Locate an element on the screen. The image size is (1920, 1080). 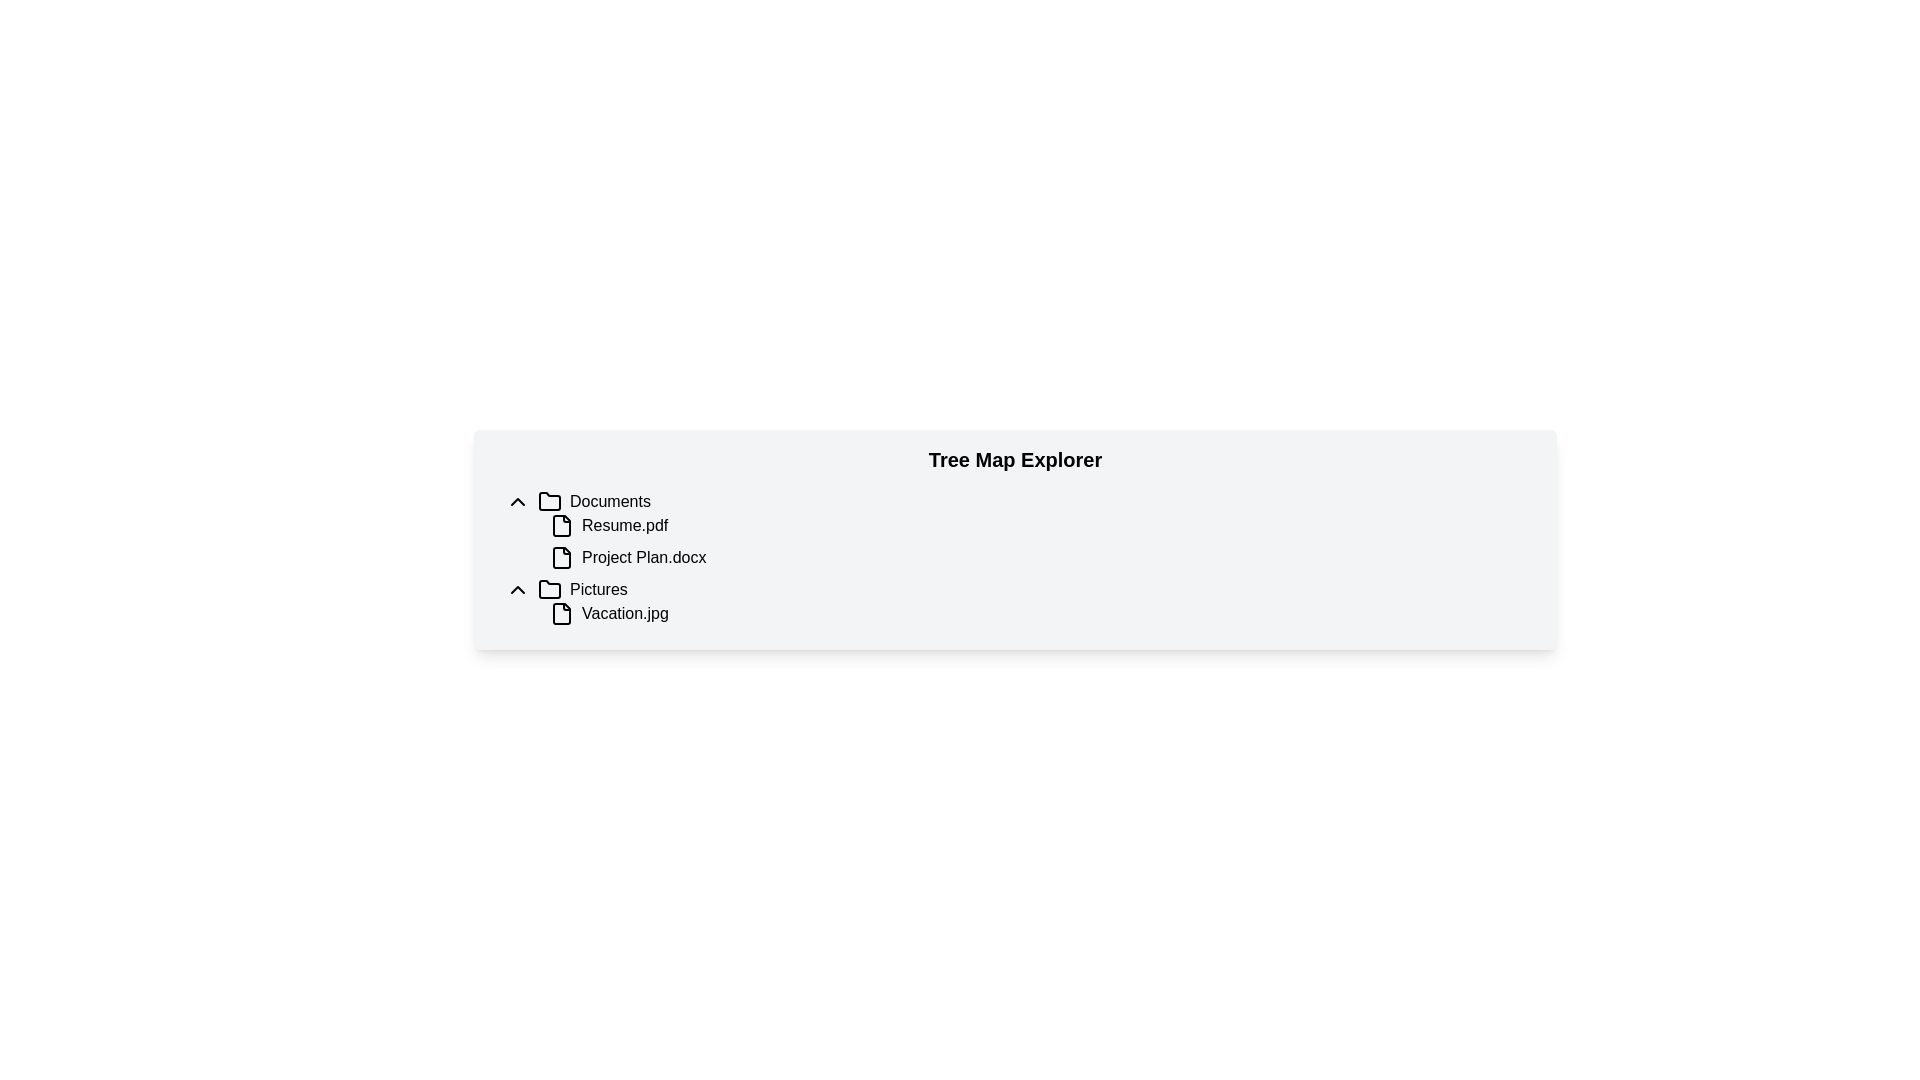
the downward-pointing chevron icon button located at the top-left of the 'Documents' section is located at coordinates (518, 500).